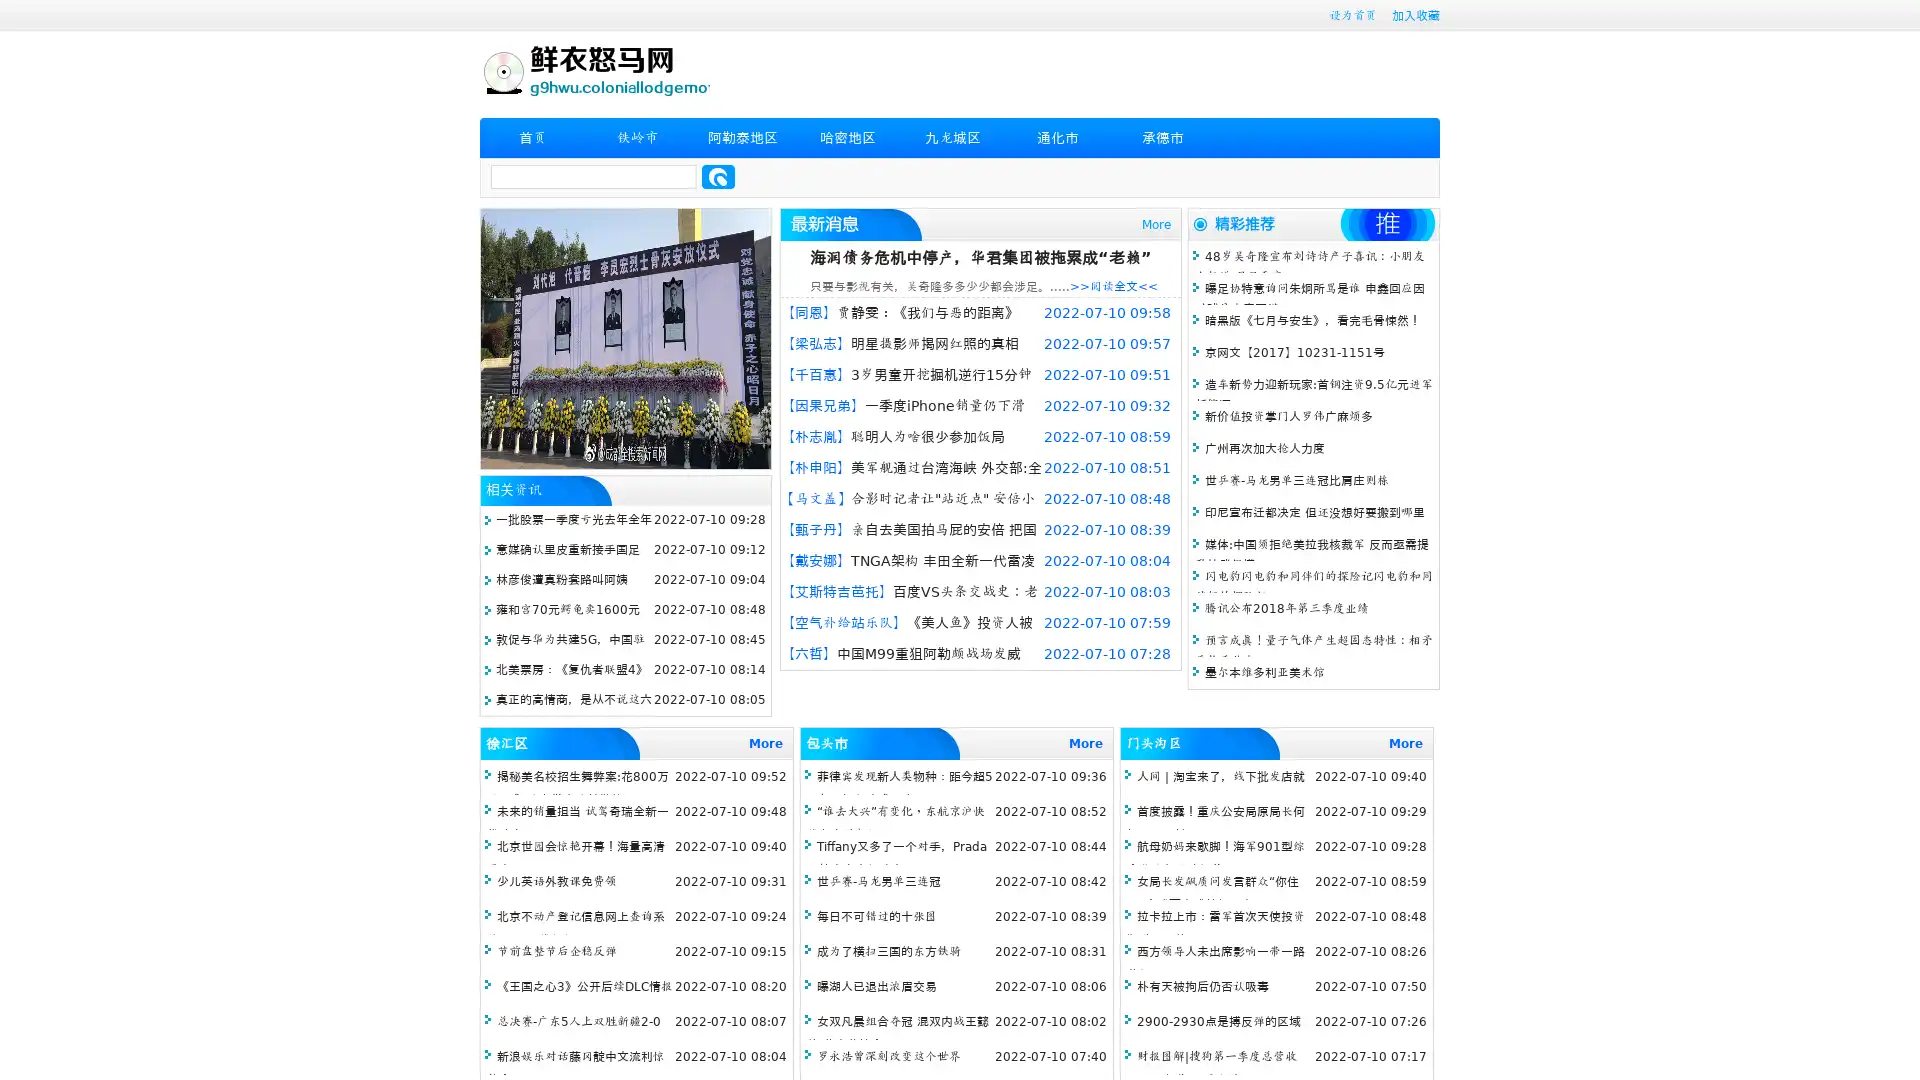 The height and width of the screenshot is (1080, 1920). Describe the element at coordinates (718, 176) in the screenshot. I see `Search` at that location.